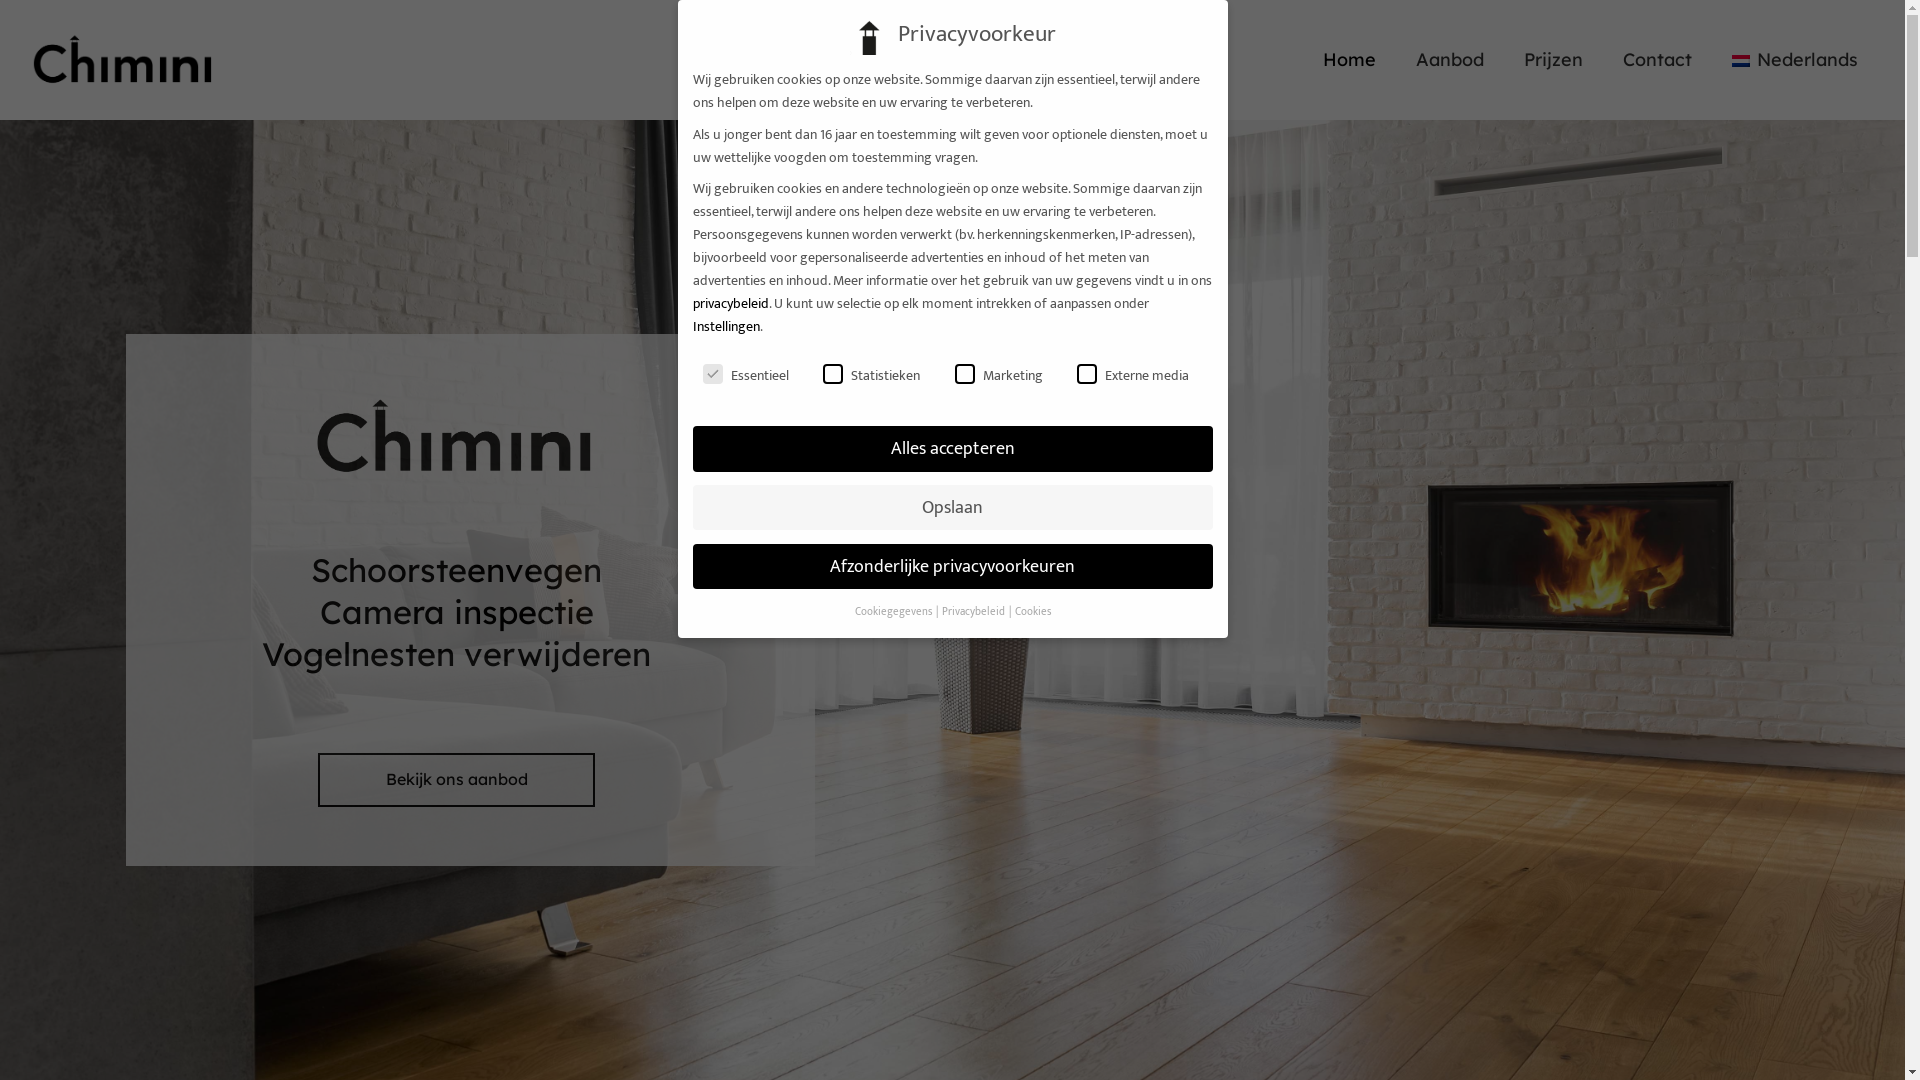 The height and width of the screenshot is (1080, 1920). What do you see at coordinates (724, 325) in the screenshot?
I see `'Instellingen'` at bounding box center [724, 325].